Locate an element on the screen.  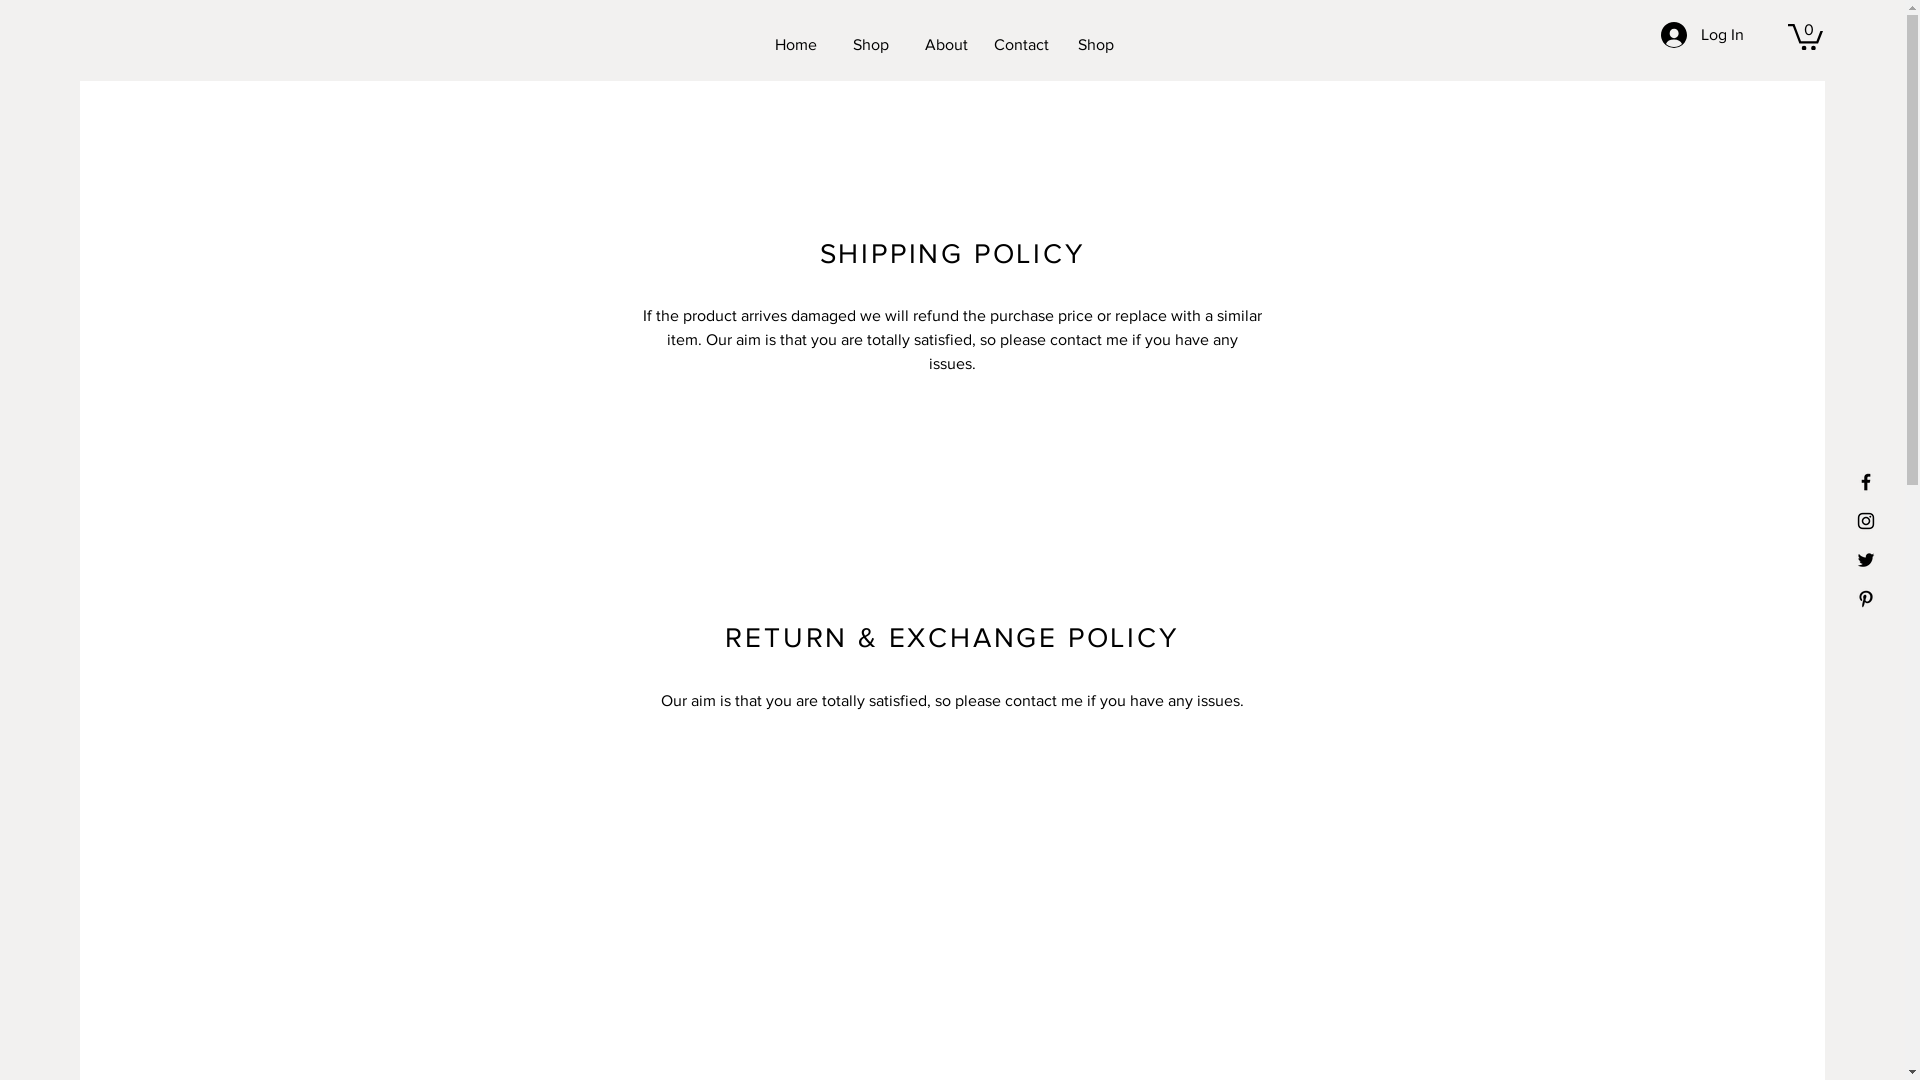
'Shop' is located at coordinates (1094, 45).